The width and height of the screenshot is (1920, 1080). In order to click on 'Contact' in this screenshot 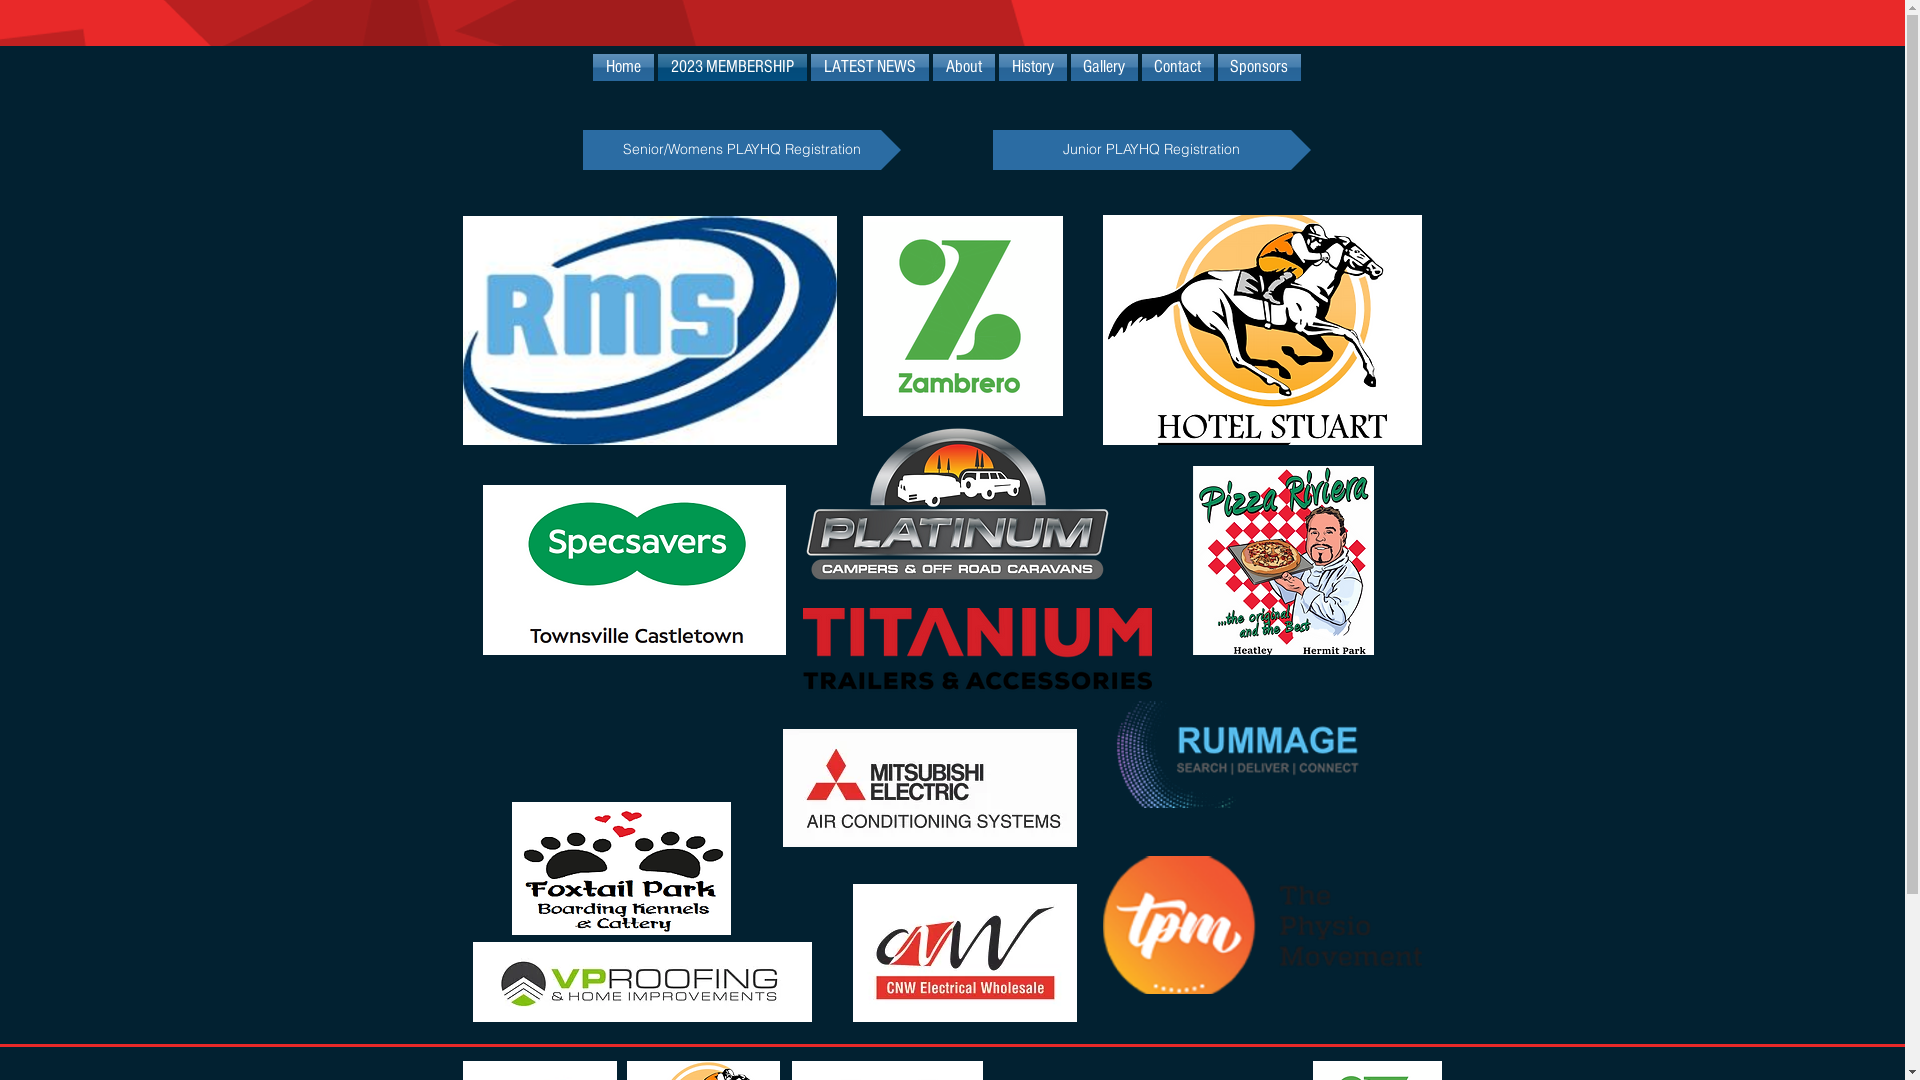, I will do `click(1177, 66)`.